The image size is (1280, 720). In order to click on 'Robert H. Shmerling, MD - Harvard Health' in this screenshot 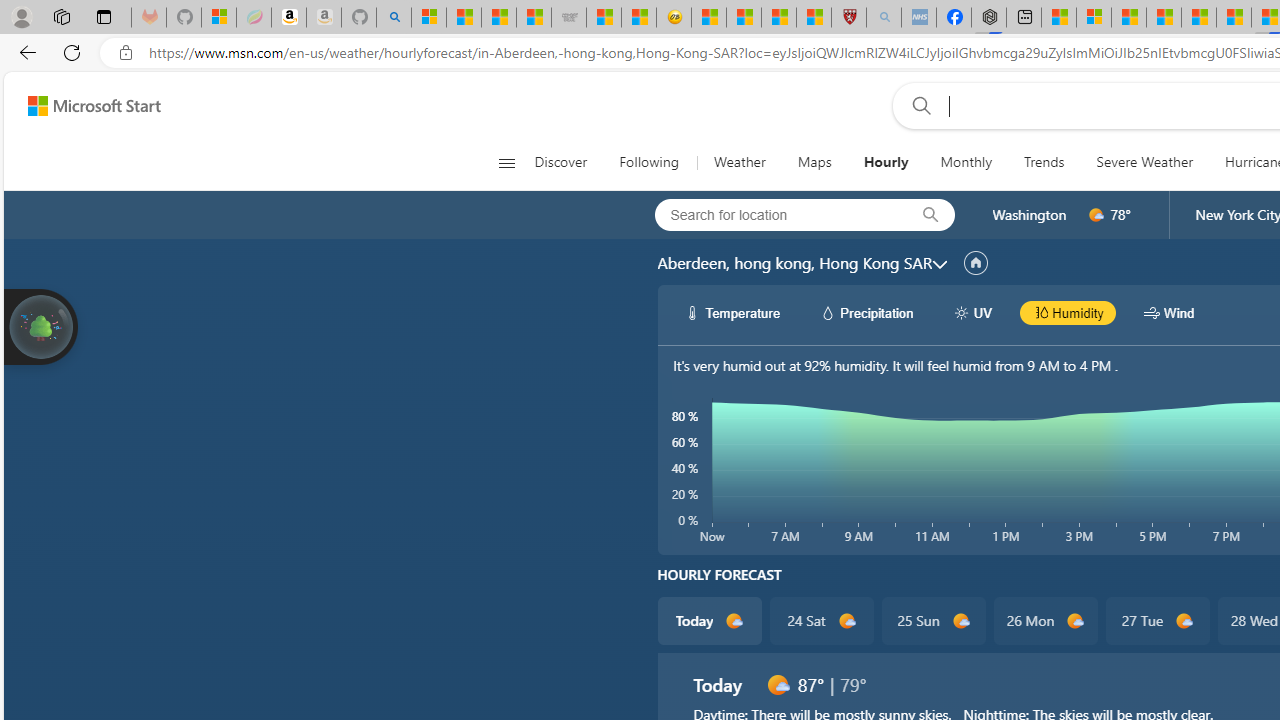, I will do `click(849, 17)`.